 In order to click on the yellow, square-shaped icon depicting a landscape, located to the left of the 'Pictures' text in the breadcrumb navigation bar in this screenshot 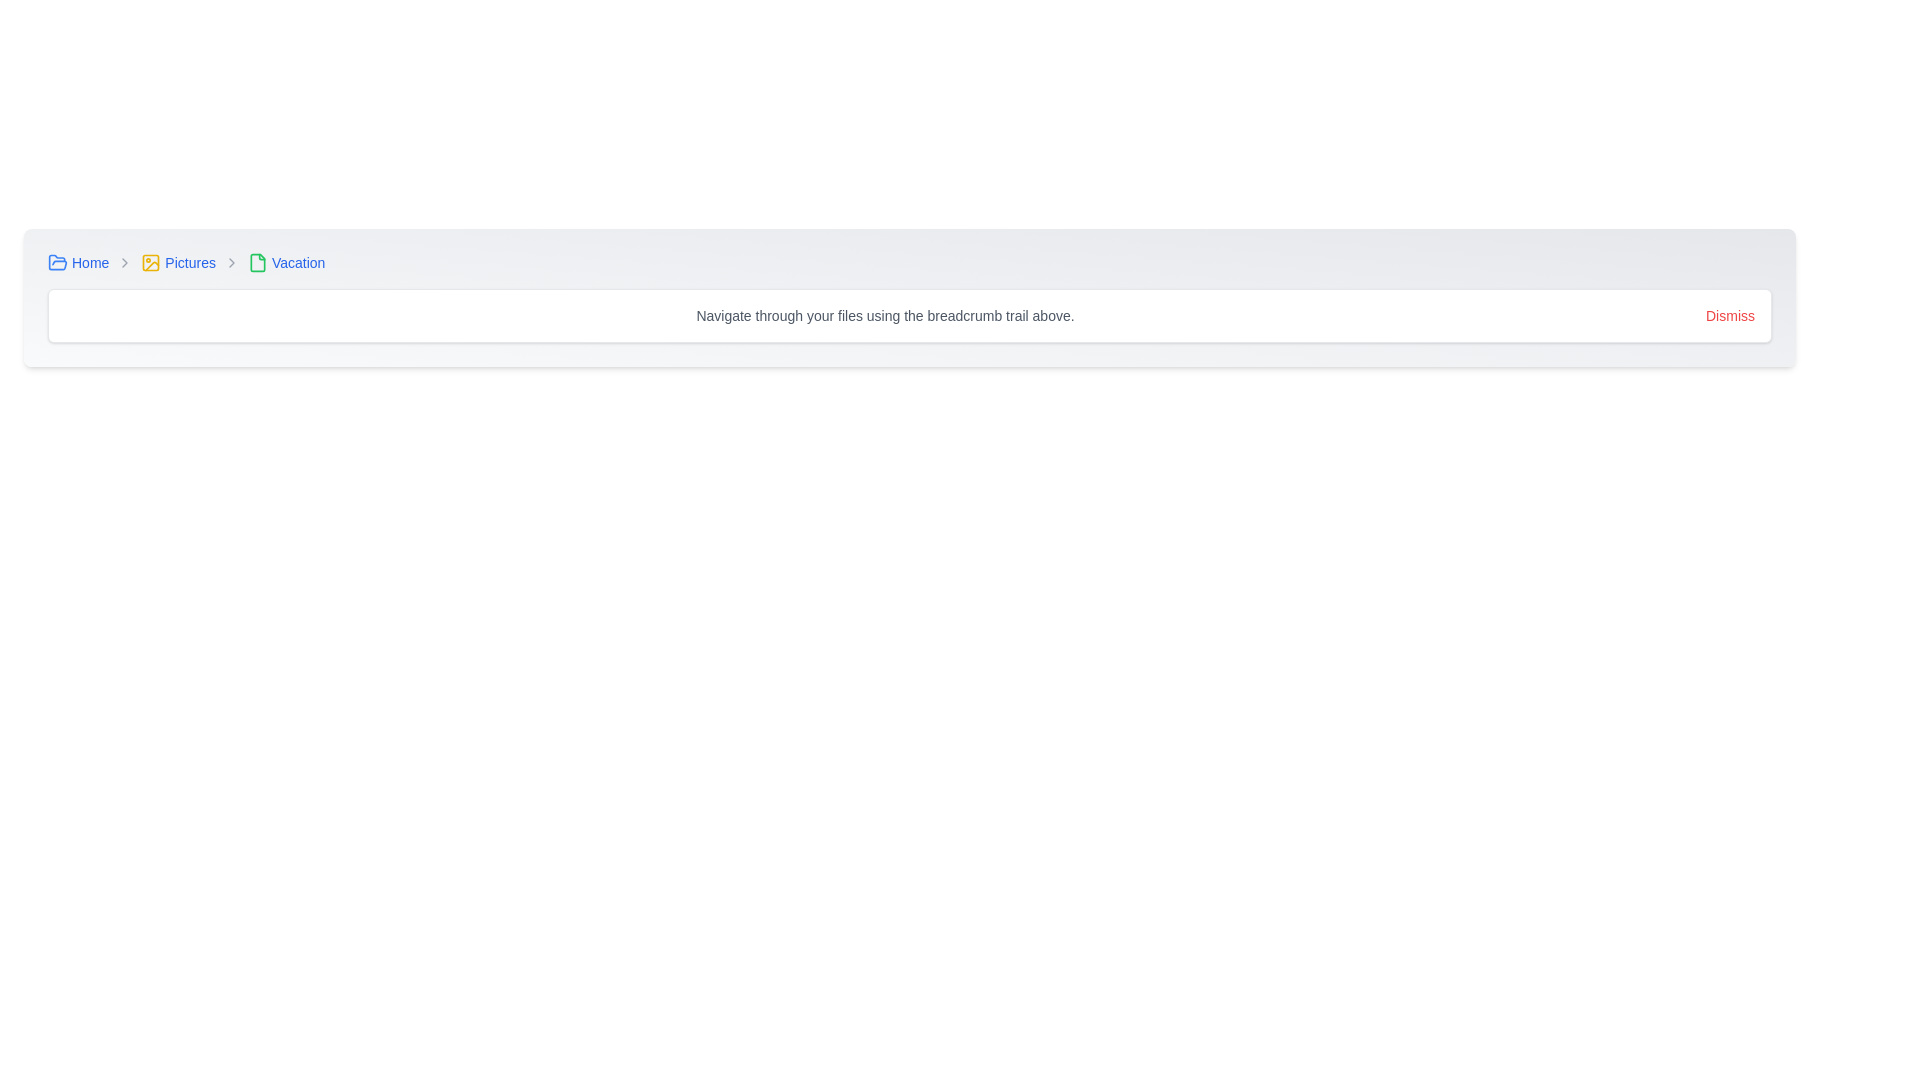, I will do `click(150, 261)`.